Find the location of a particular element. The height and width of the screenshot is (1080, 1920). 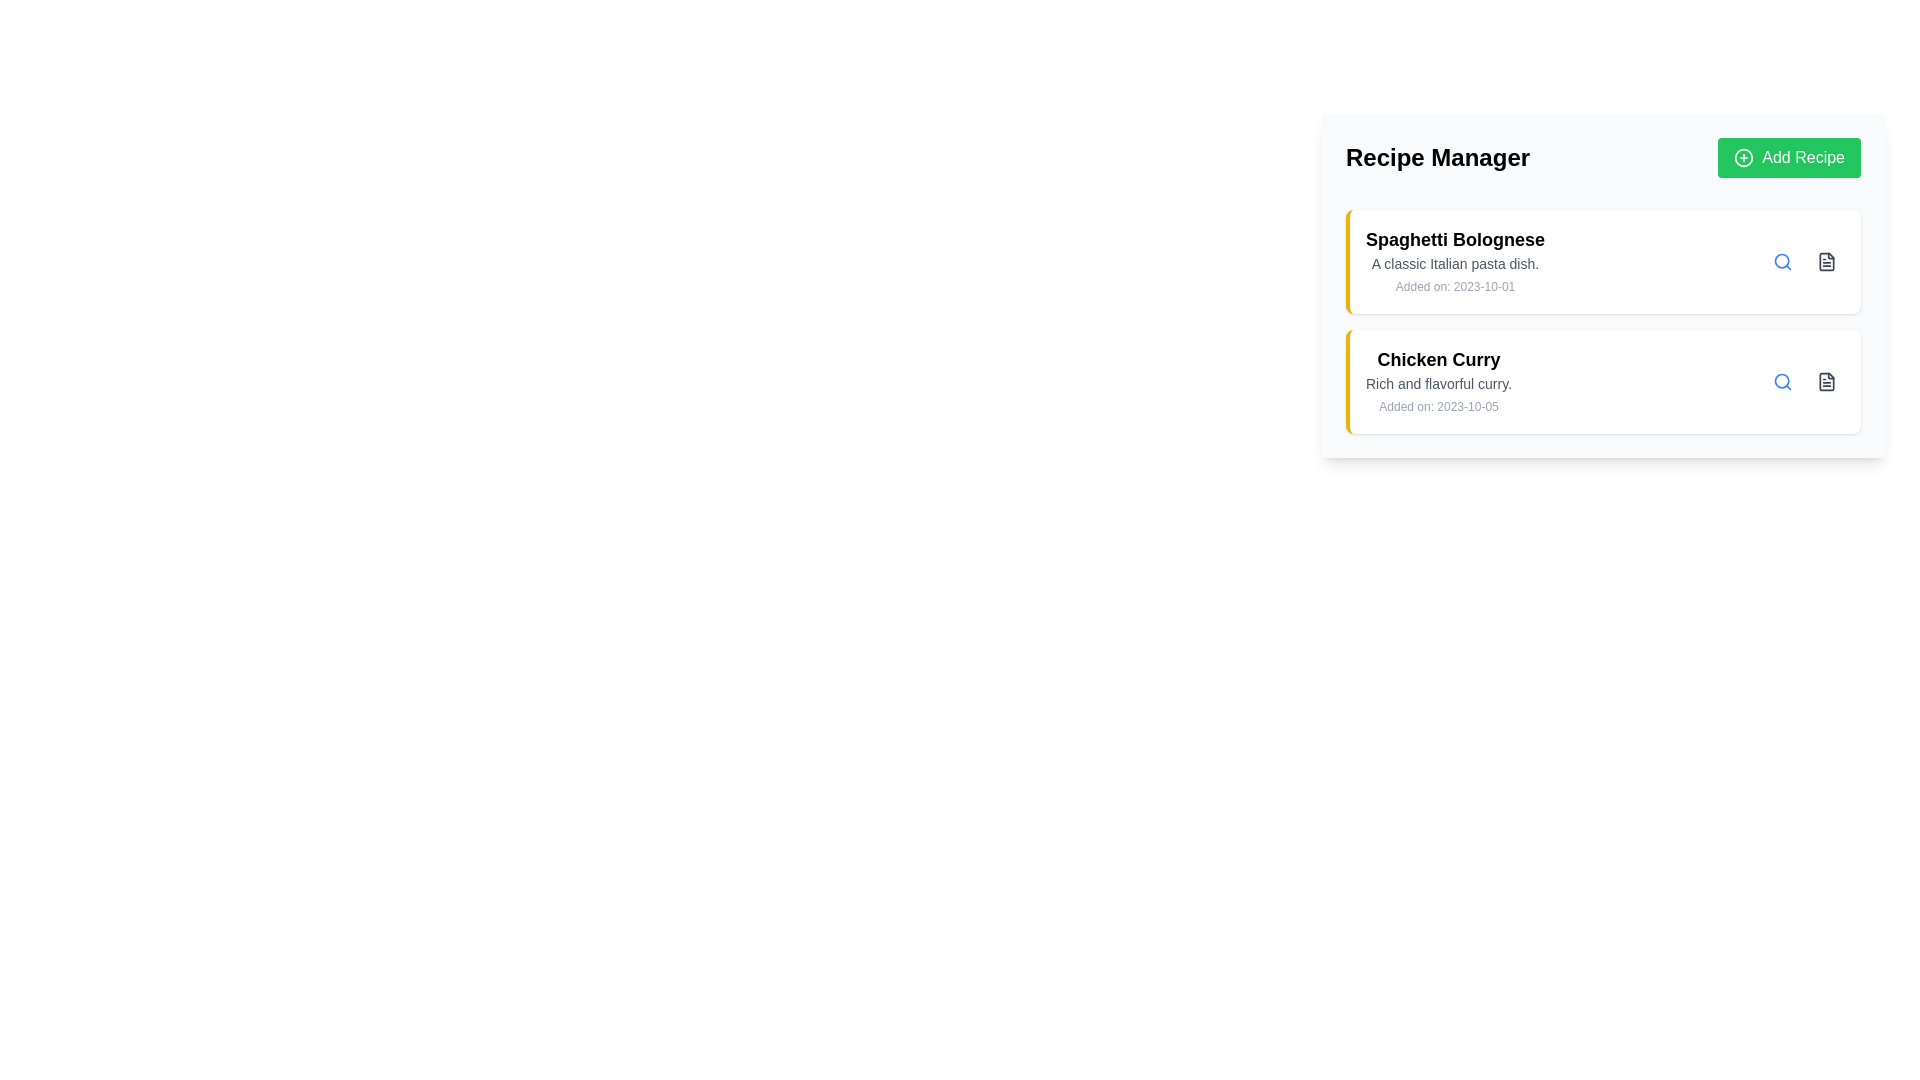

the icon button styled to resemble a file or document is located at coordinates (1827, 381).